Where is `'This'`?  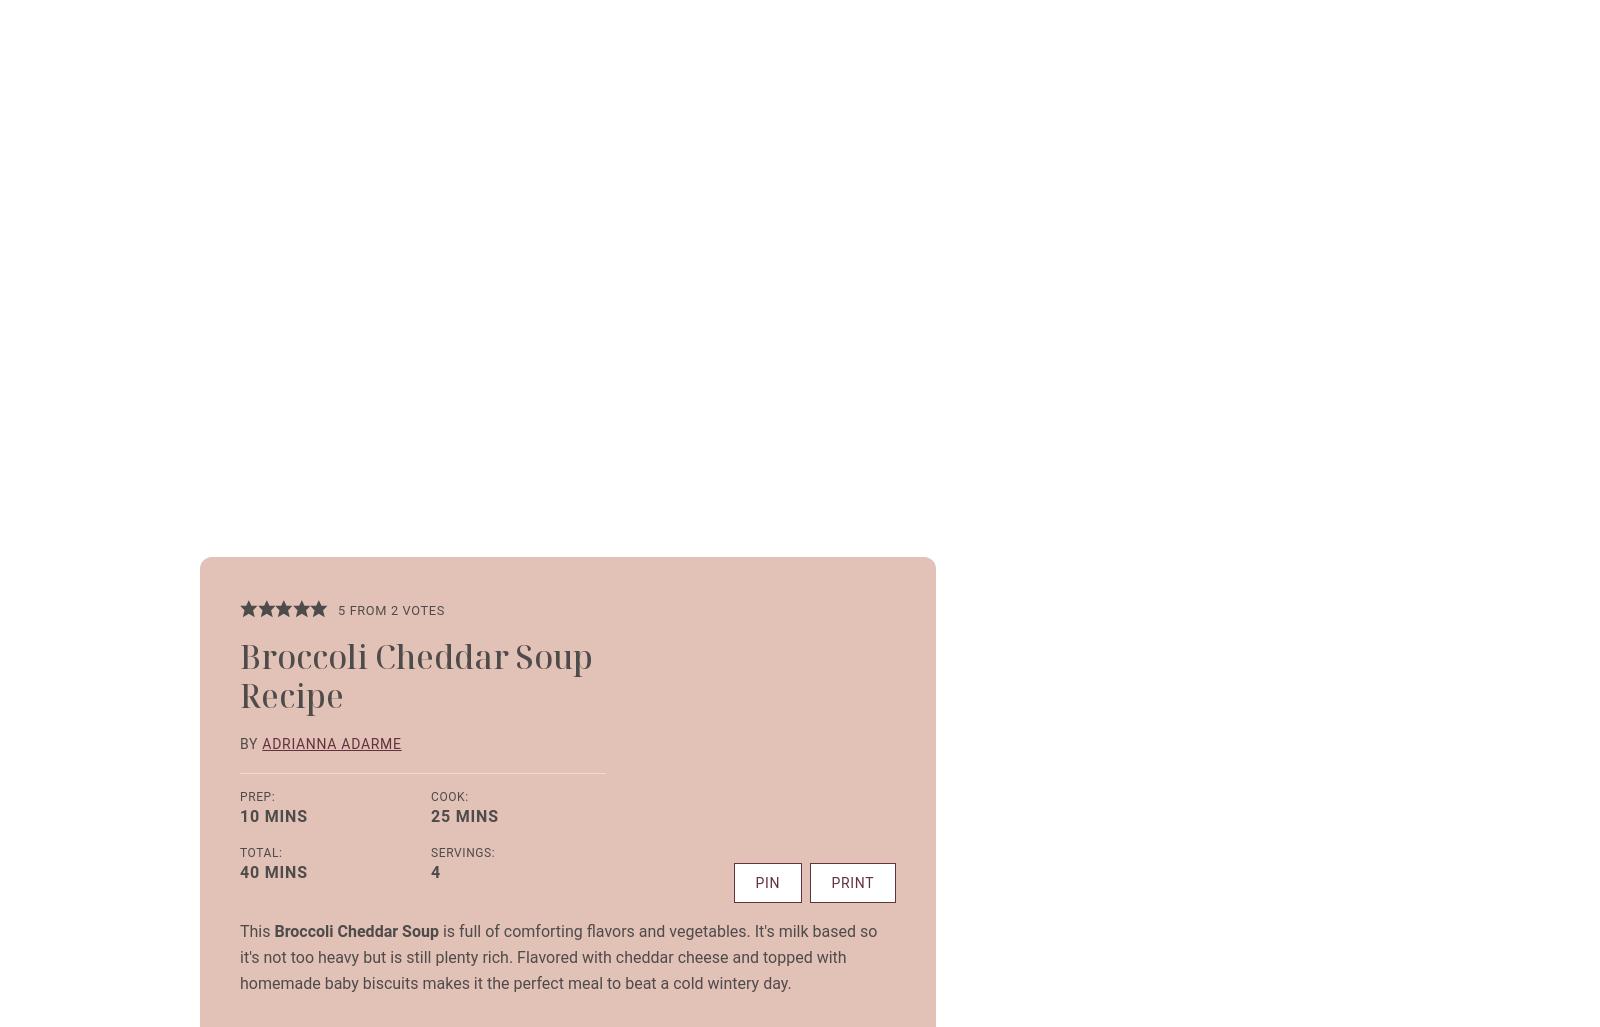 'This' is located at coordinates (240, 931).